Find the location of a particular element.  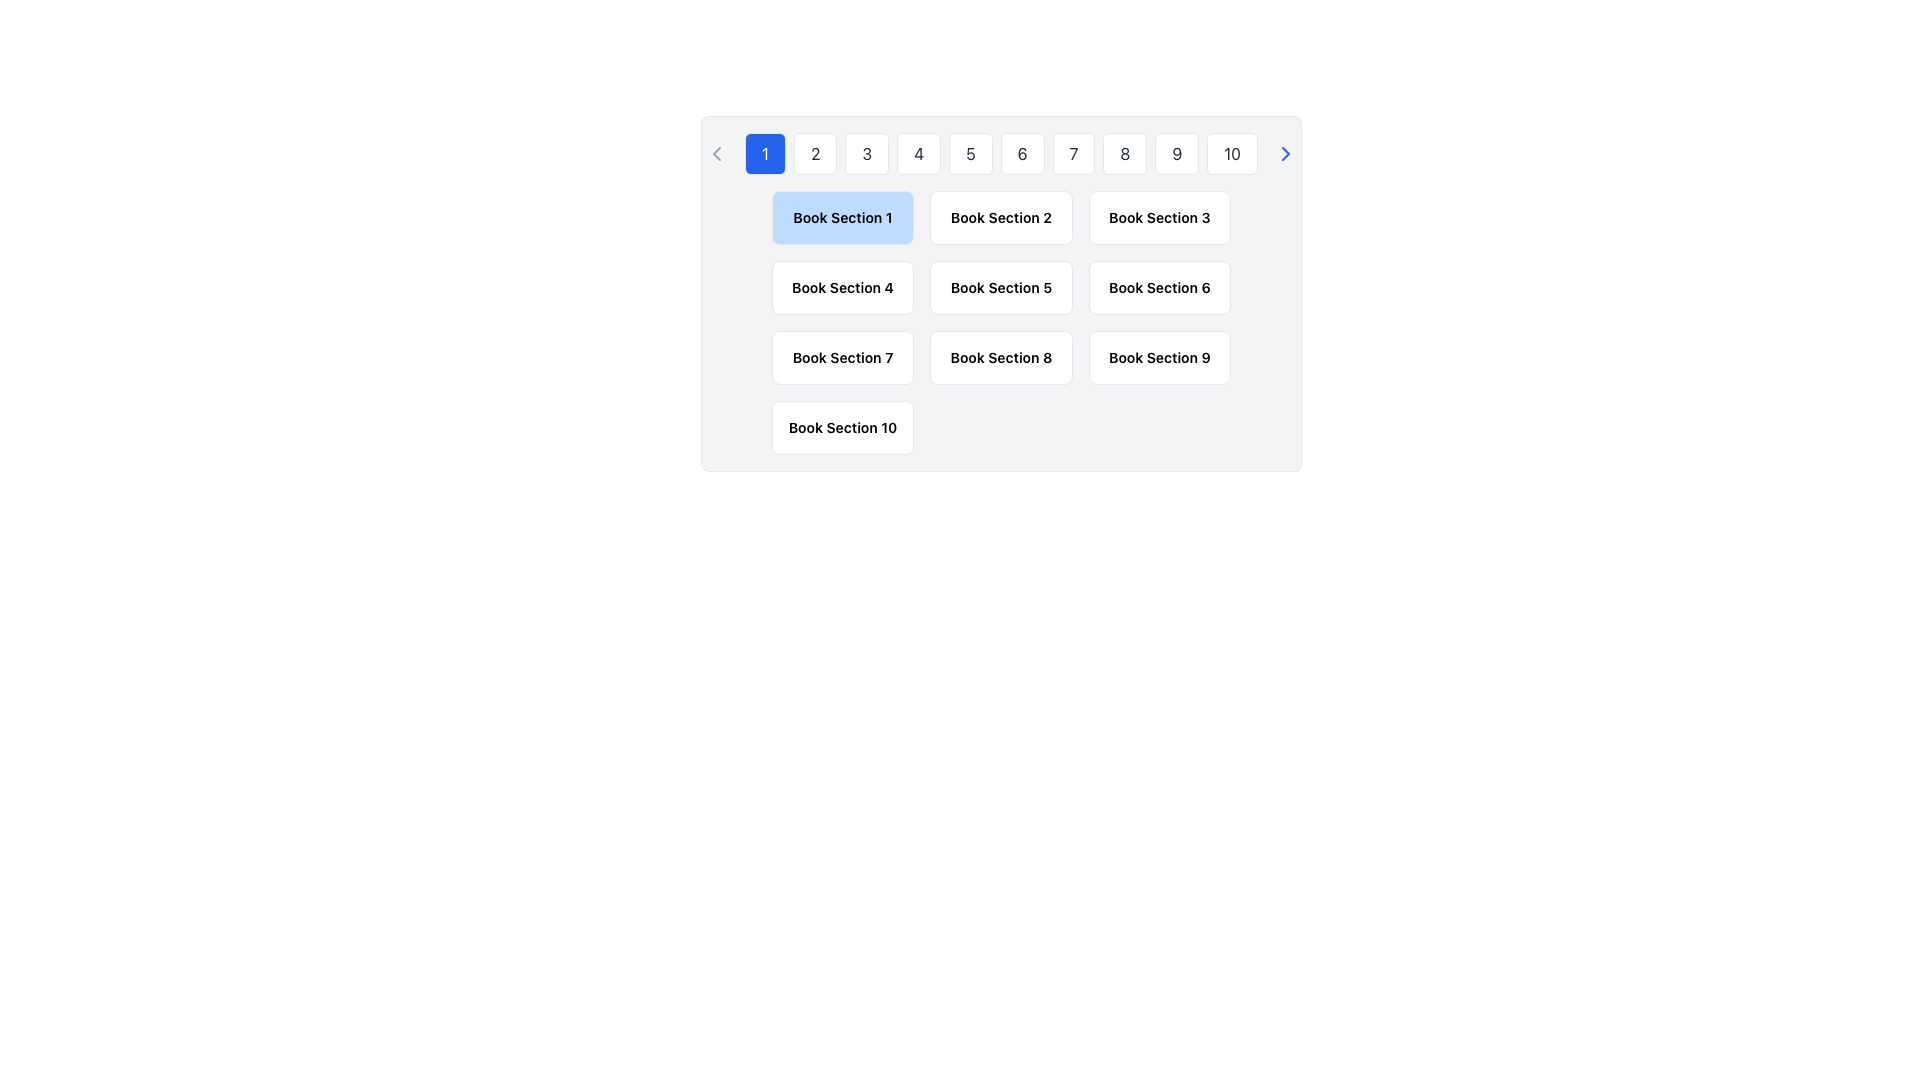

the selectable text label 'Book Section 7' located in the second row and first column of the grid layout is located at coordinates (843, 357).